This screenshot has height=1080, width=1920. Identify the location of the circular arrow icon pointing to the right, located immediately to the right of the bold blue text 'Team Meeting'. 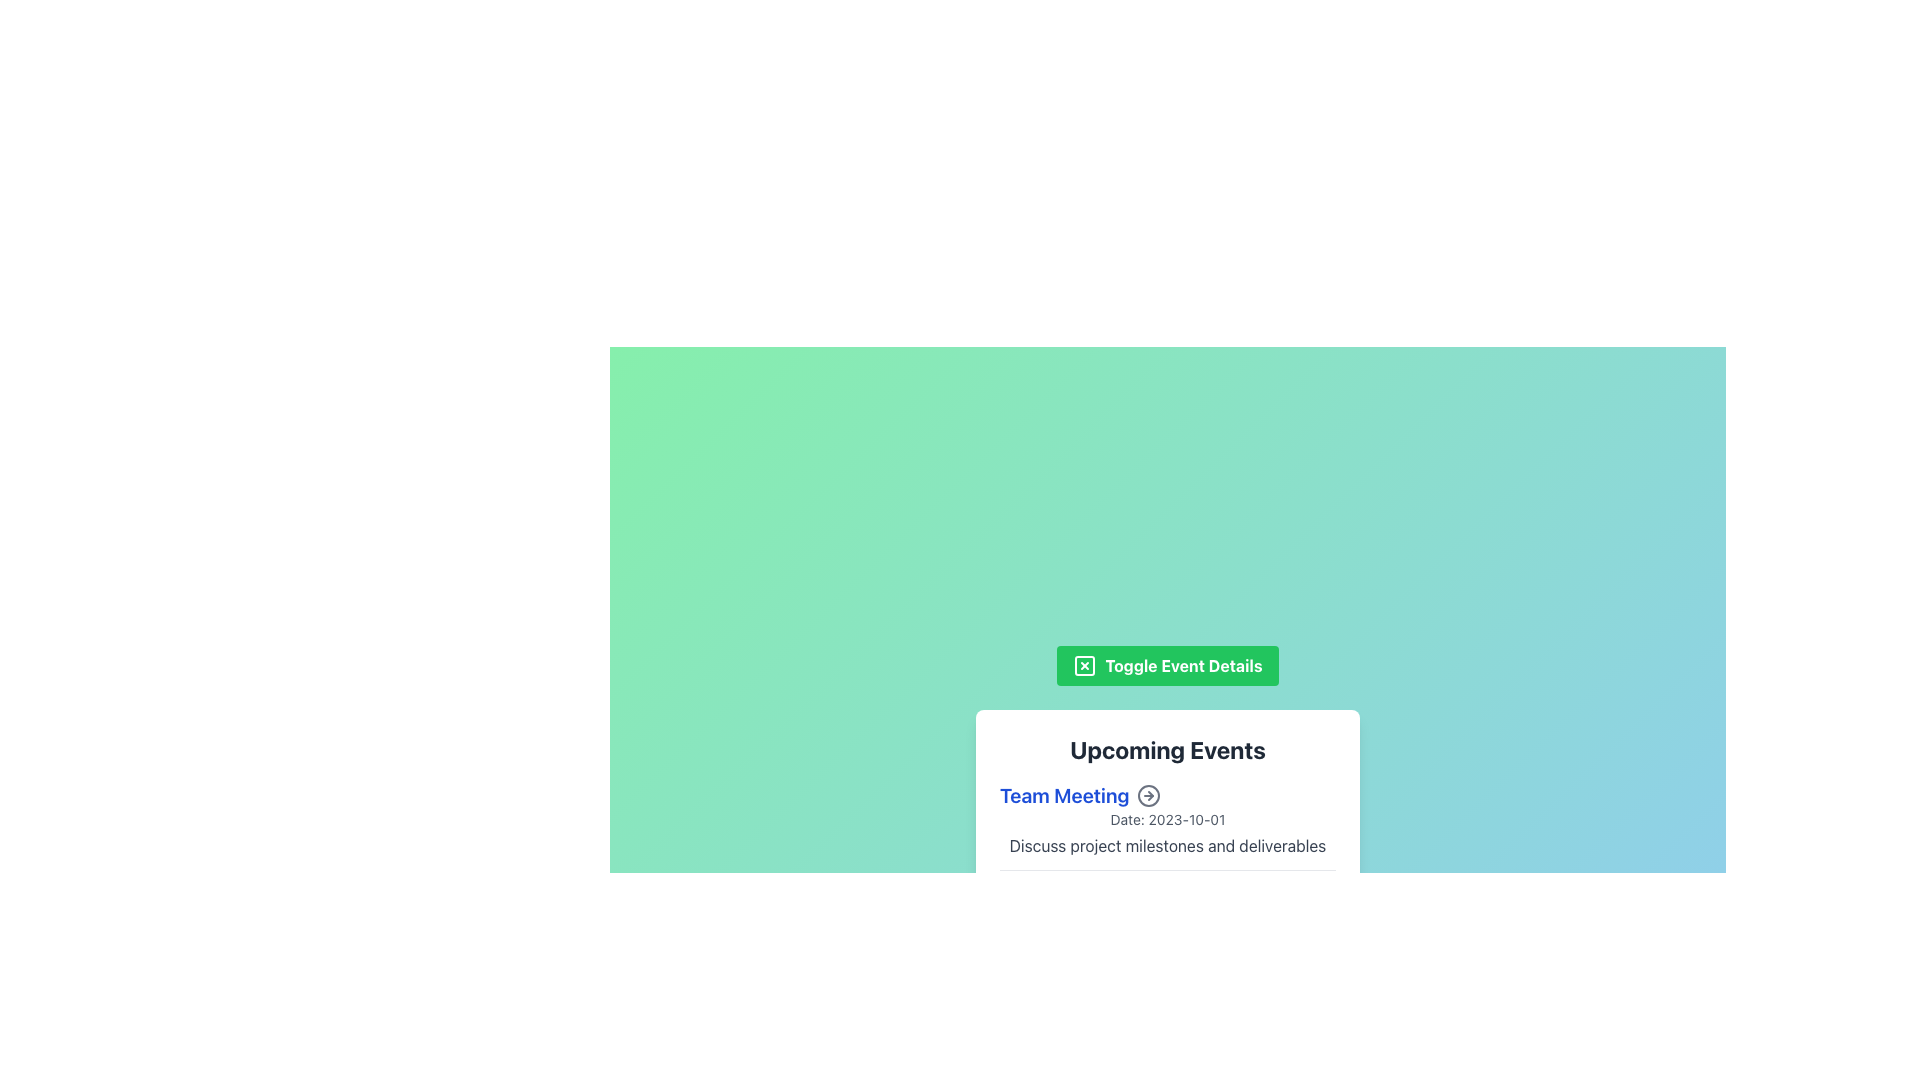
(1149, 794).